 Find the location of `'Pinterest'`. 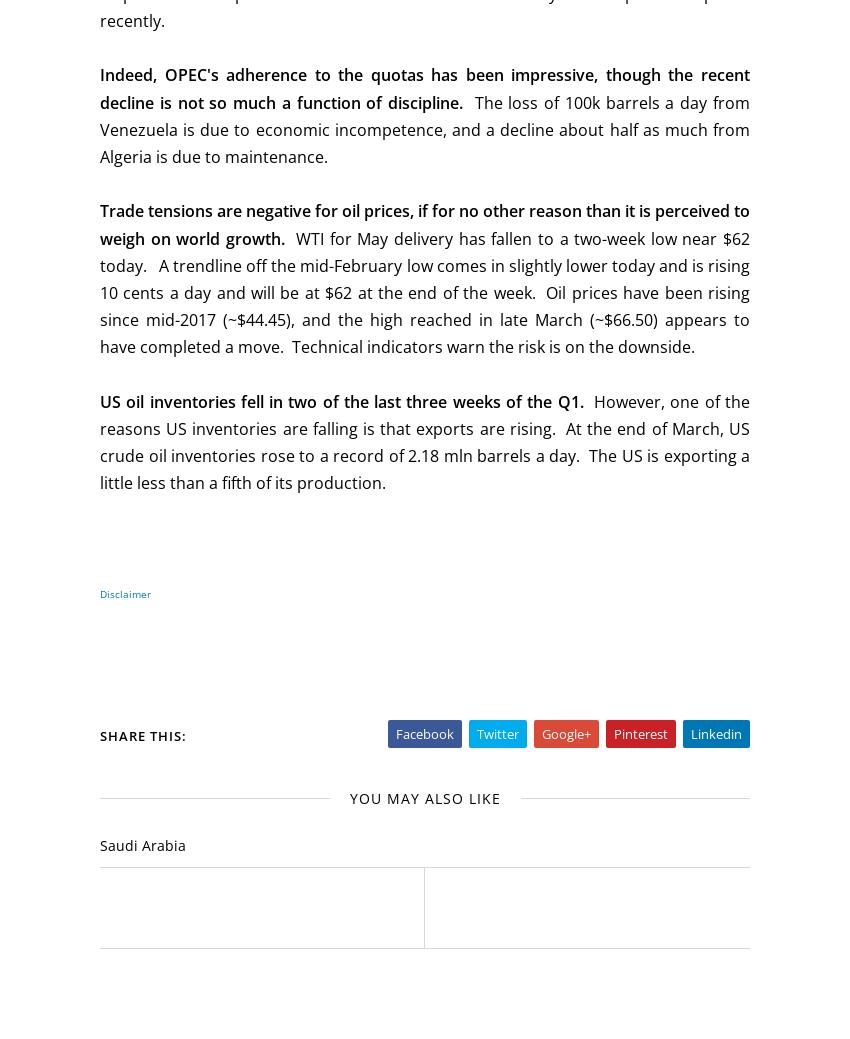

'Pinterest' is located at coordinates (640, 732).